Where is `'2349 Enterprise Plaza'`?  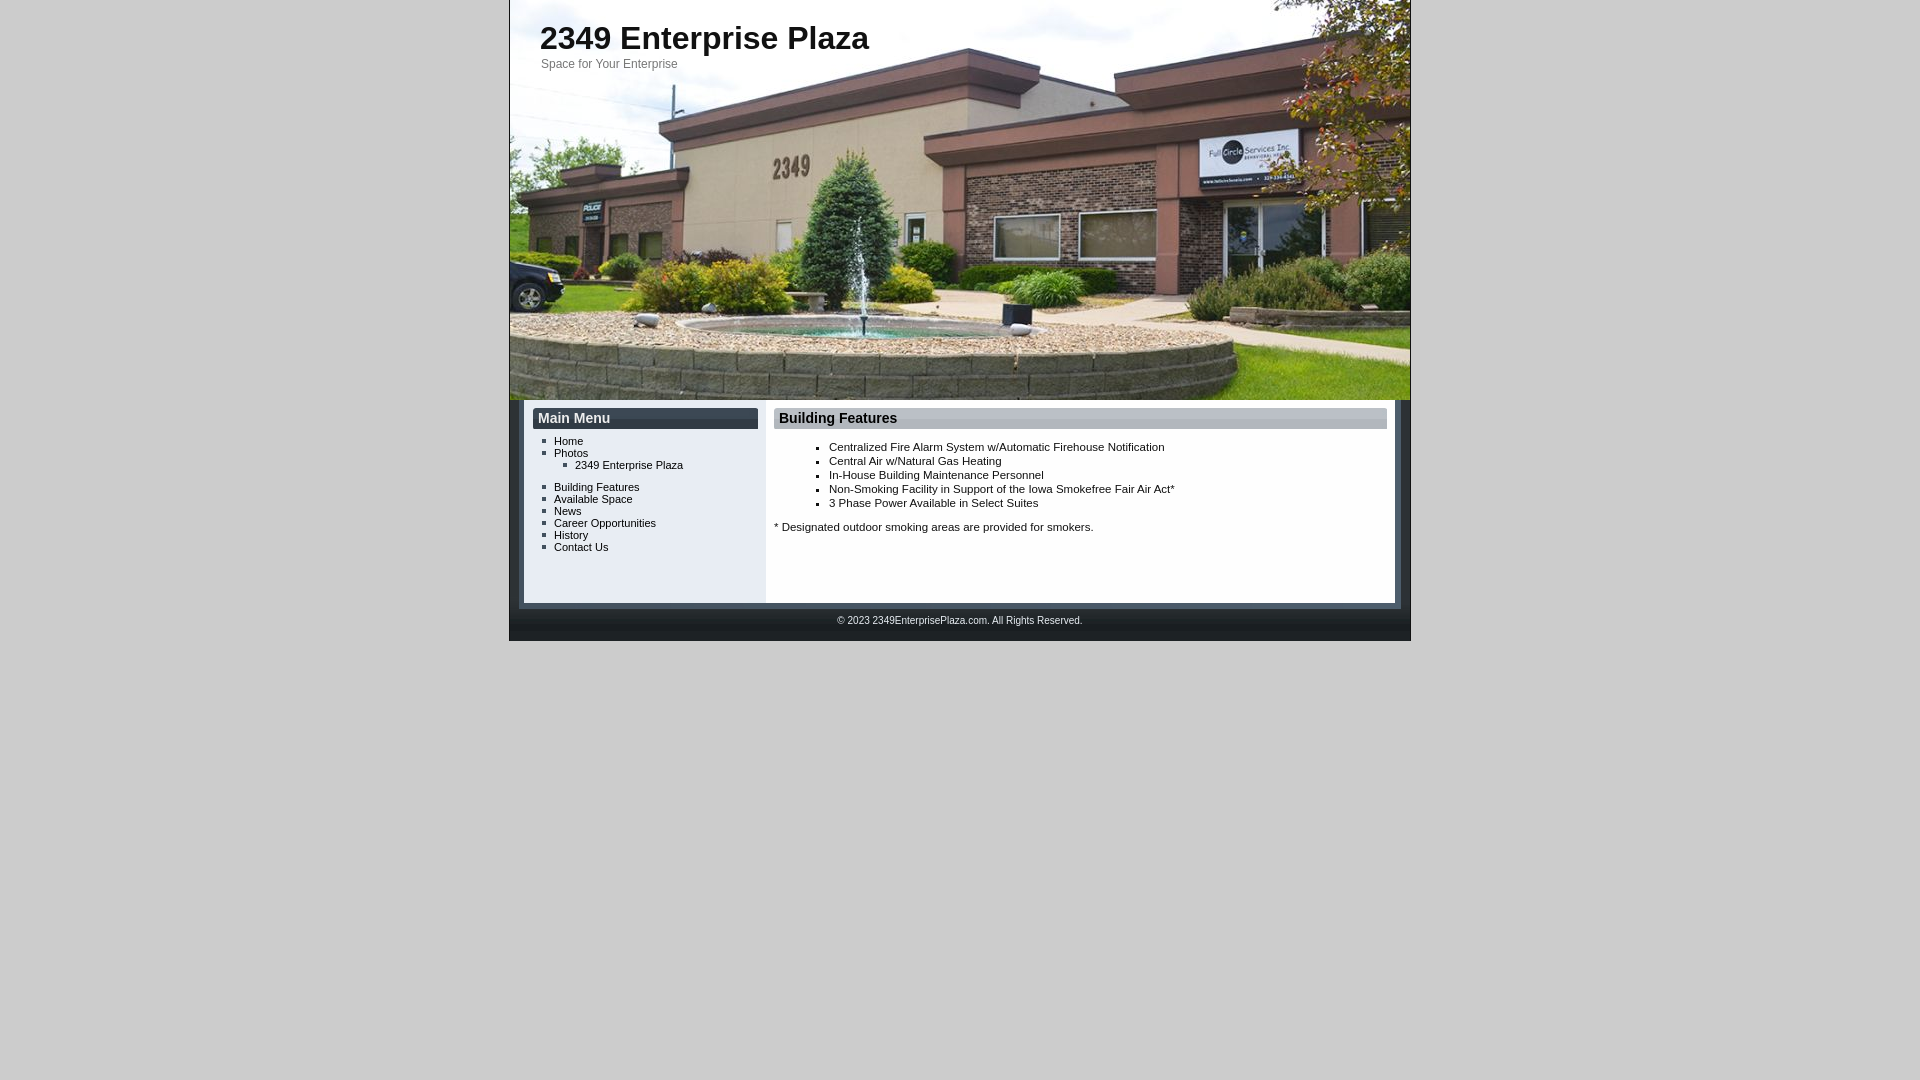 '2349 Enterprise Plaza' is located at coordinates (627, 465).